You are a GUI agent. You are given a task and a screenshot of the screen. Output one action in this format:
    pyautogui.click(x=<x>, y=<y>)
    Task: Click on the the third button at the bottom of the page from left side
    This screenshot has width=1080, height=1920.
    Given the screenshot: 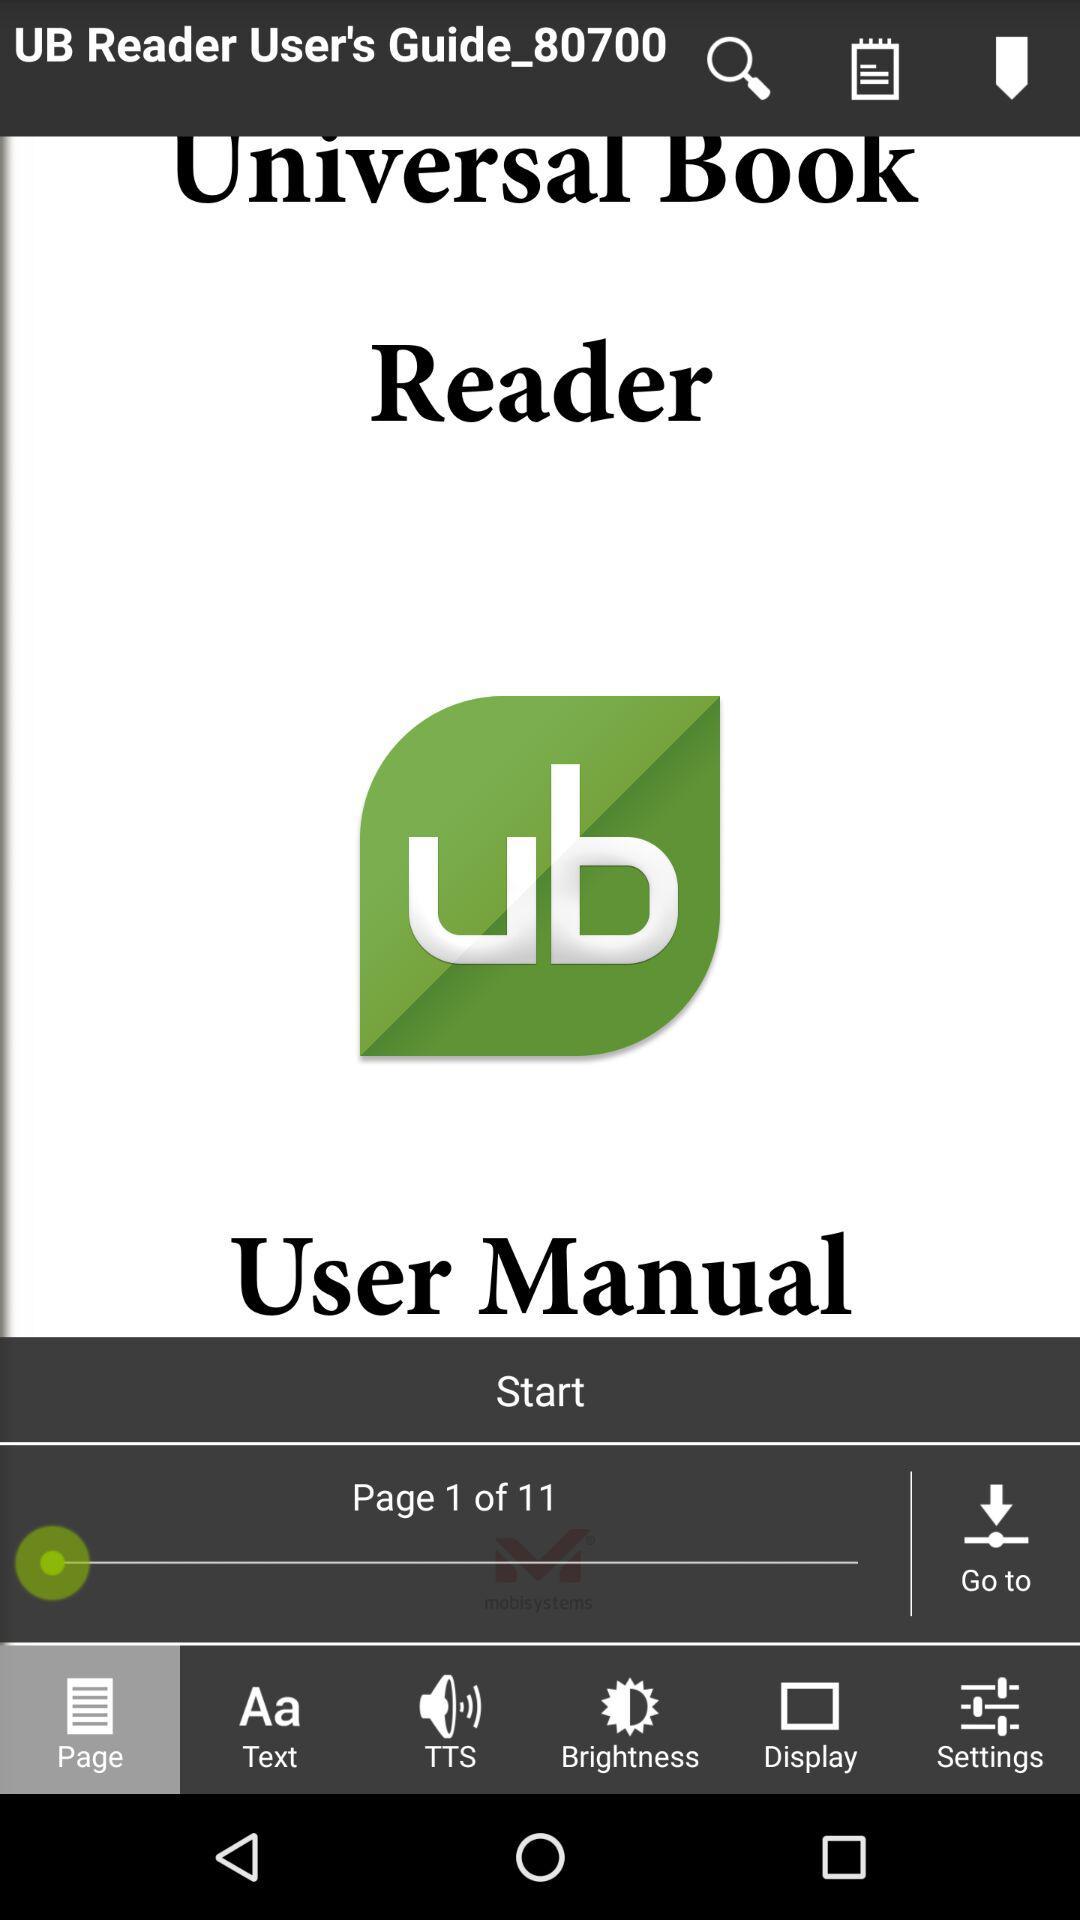 What is the action you would take?
    pyautogui.click(x=450, y=1718)
    